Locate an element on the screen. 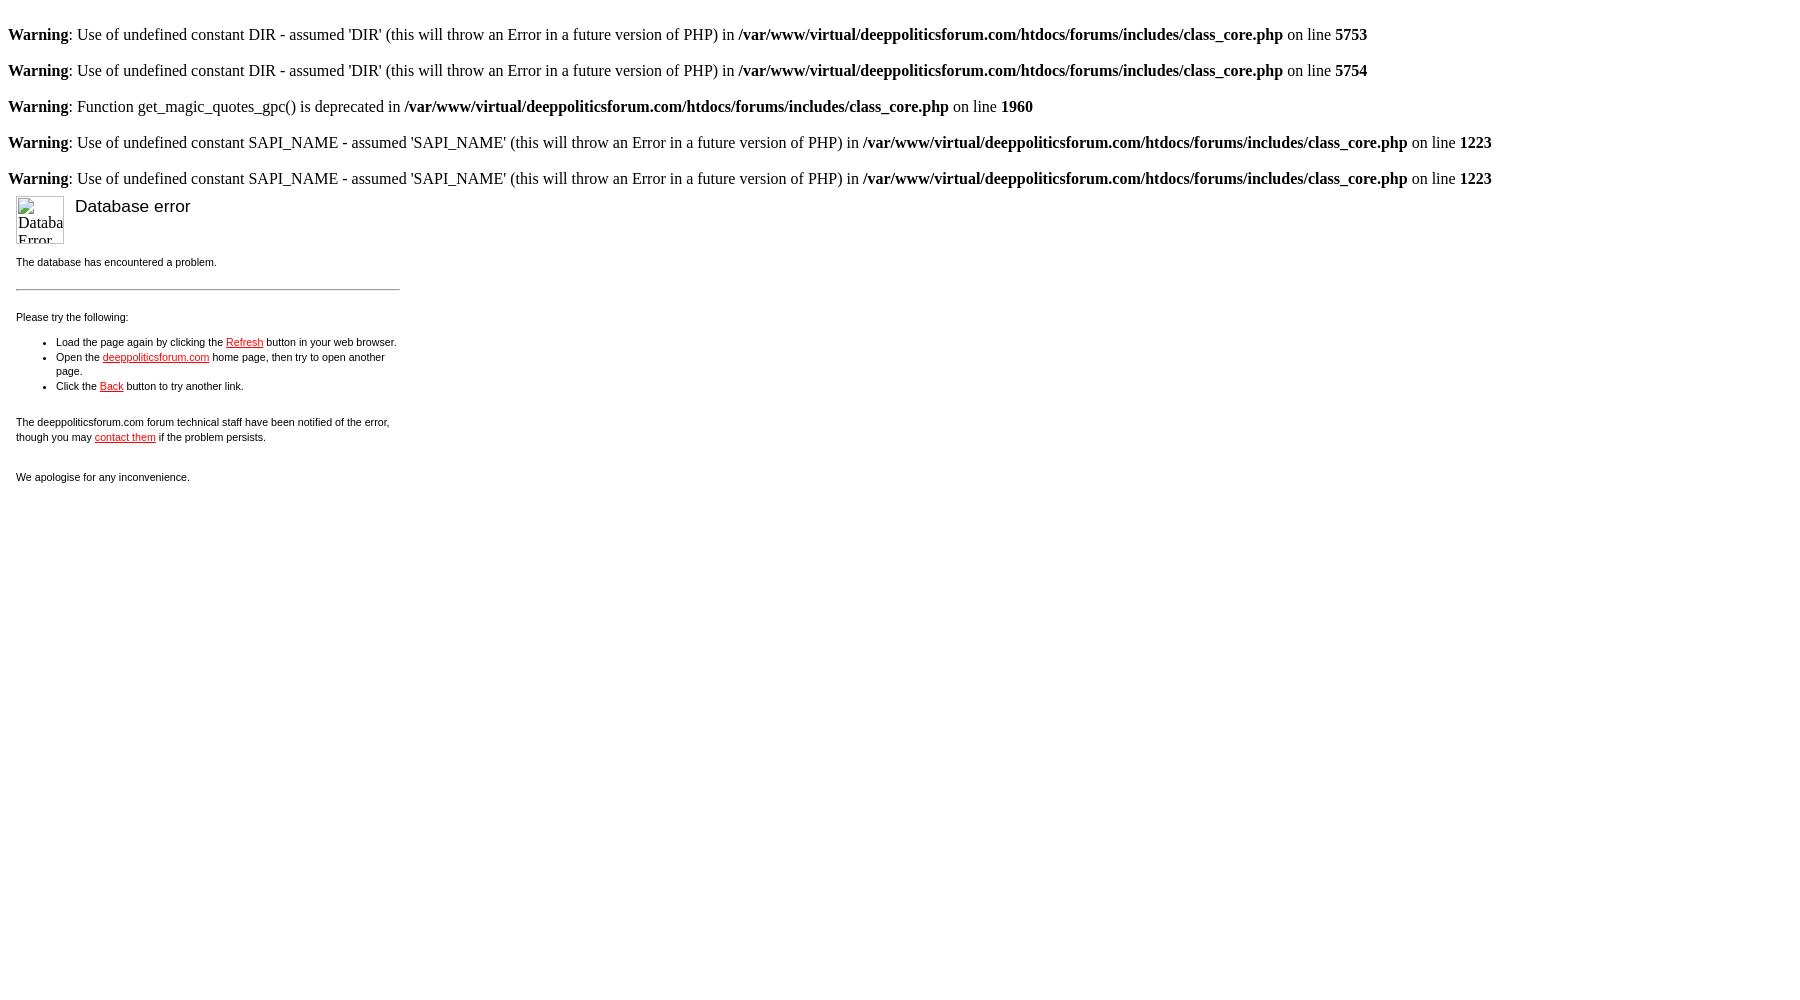 This screenshot has width=1800, height=1000. ': Function get_magic_quotes_gpc() is deprecated in' is located at coordinates (234, 105).